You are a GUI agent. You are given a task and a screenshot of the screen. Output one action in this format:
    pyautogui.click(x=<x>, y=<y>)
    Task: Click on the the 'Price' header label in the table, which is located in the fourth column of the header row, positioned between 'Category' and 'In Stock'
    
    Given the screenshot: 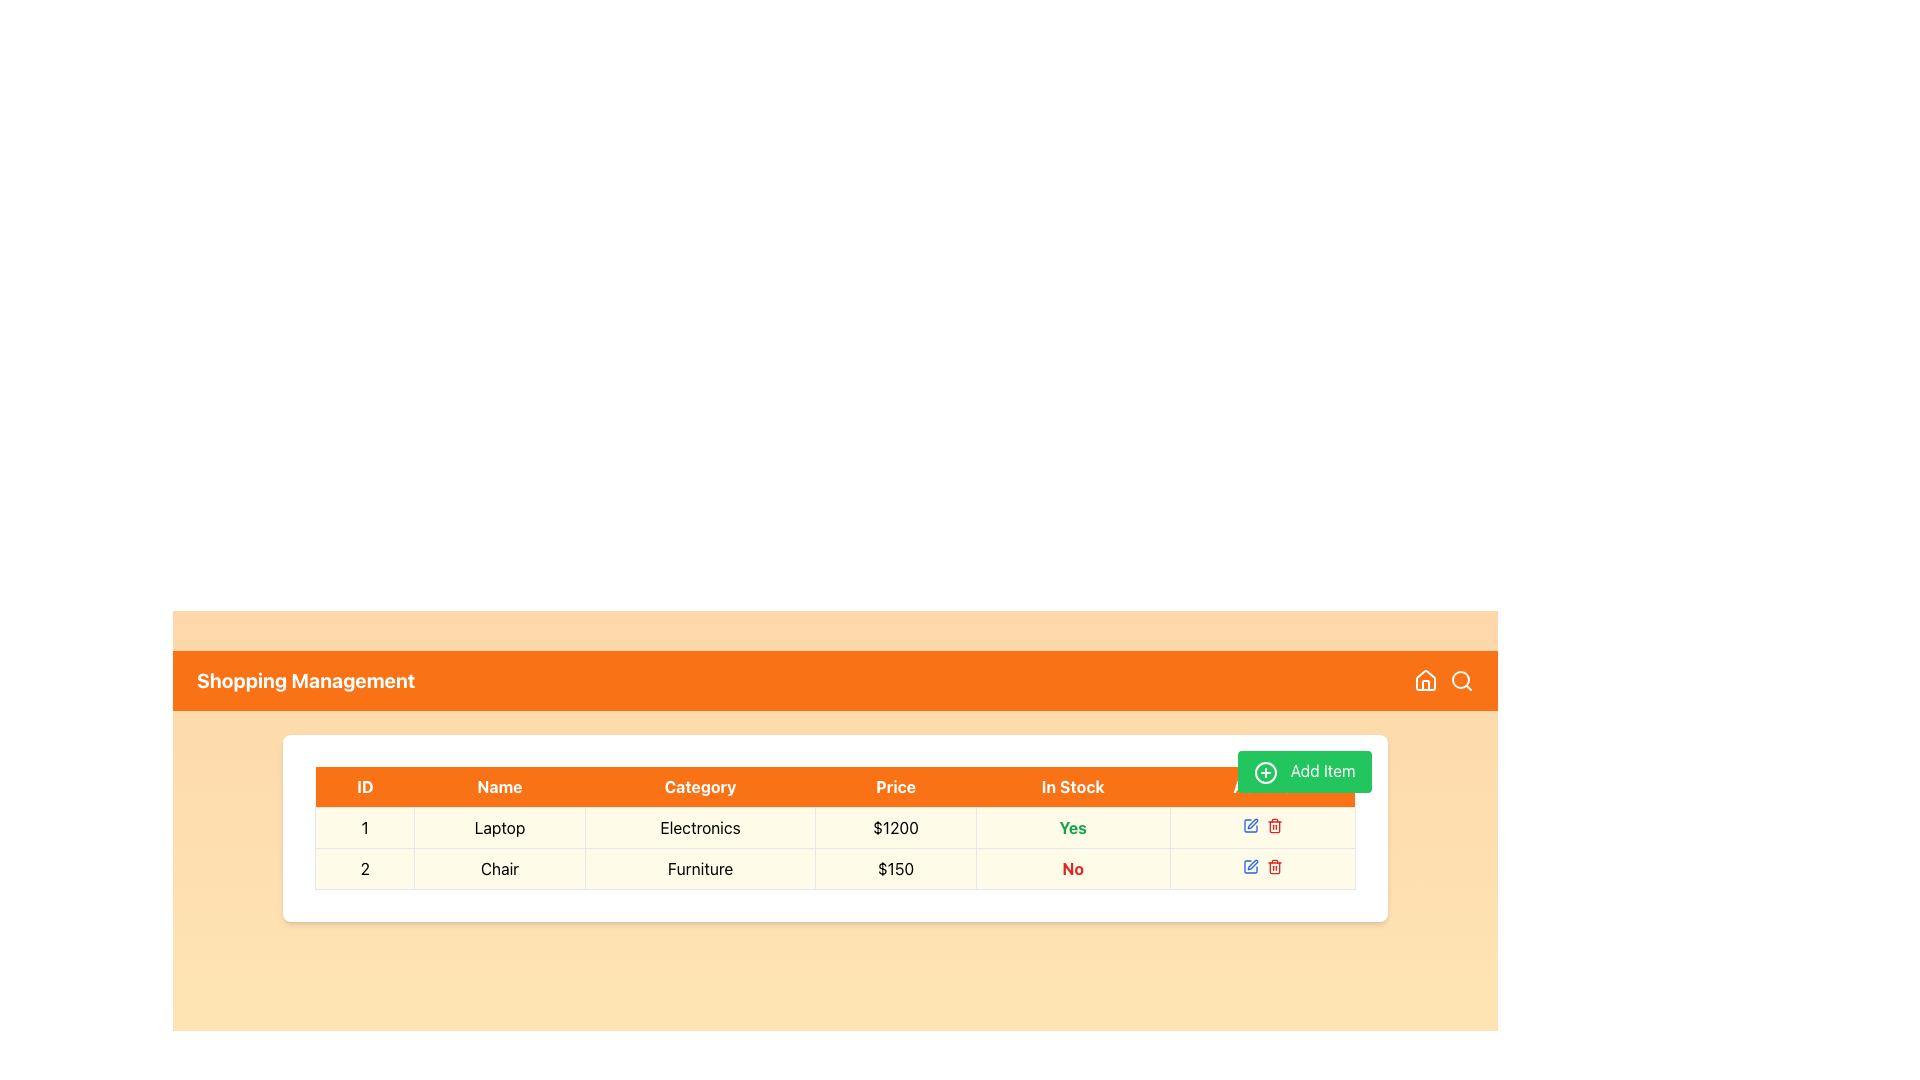 What is the action you would take?
    pyautogui.click(x=895, y=786)
    